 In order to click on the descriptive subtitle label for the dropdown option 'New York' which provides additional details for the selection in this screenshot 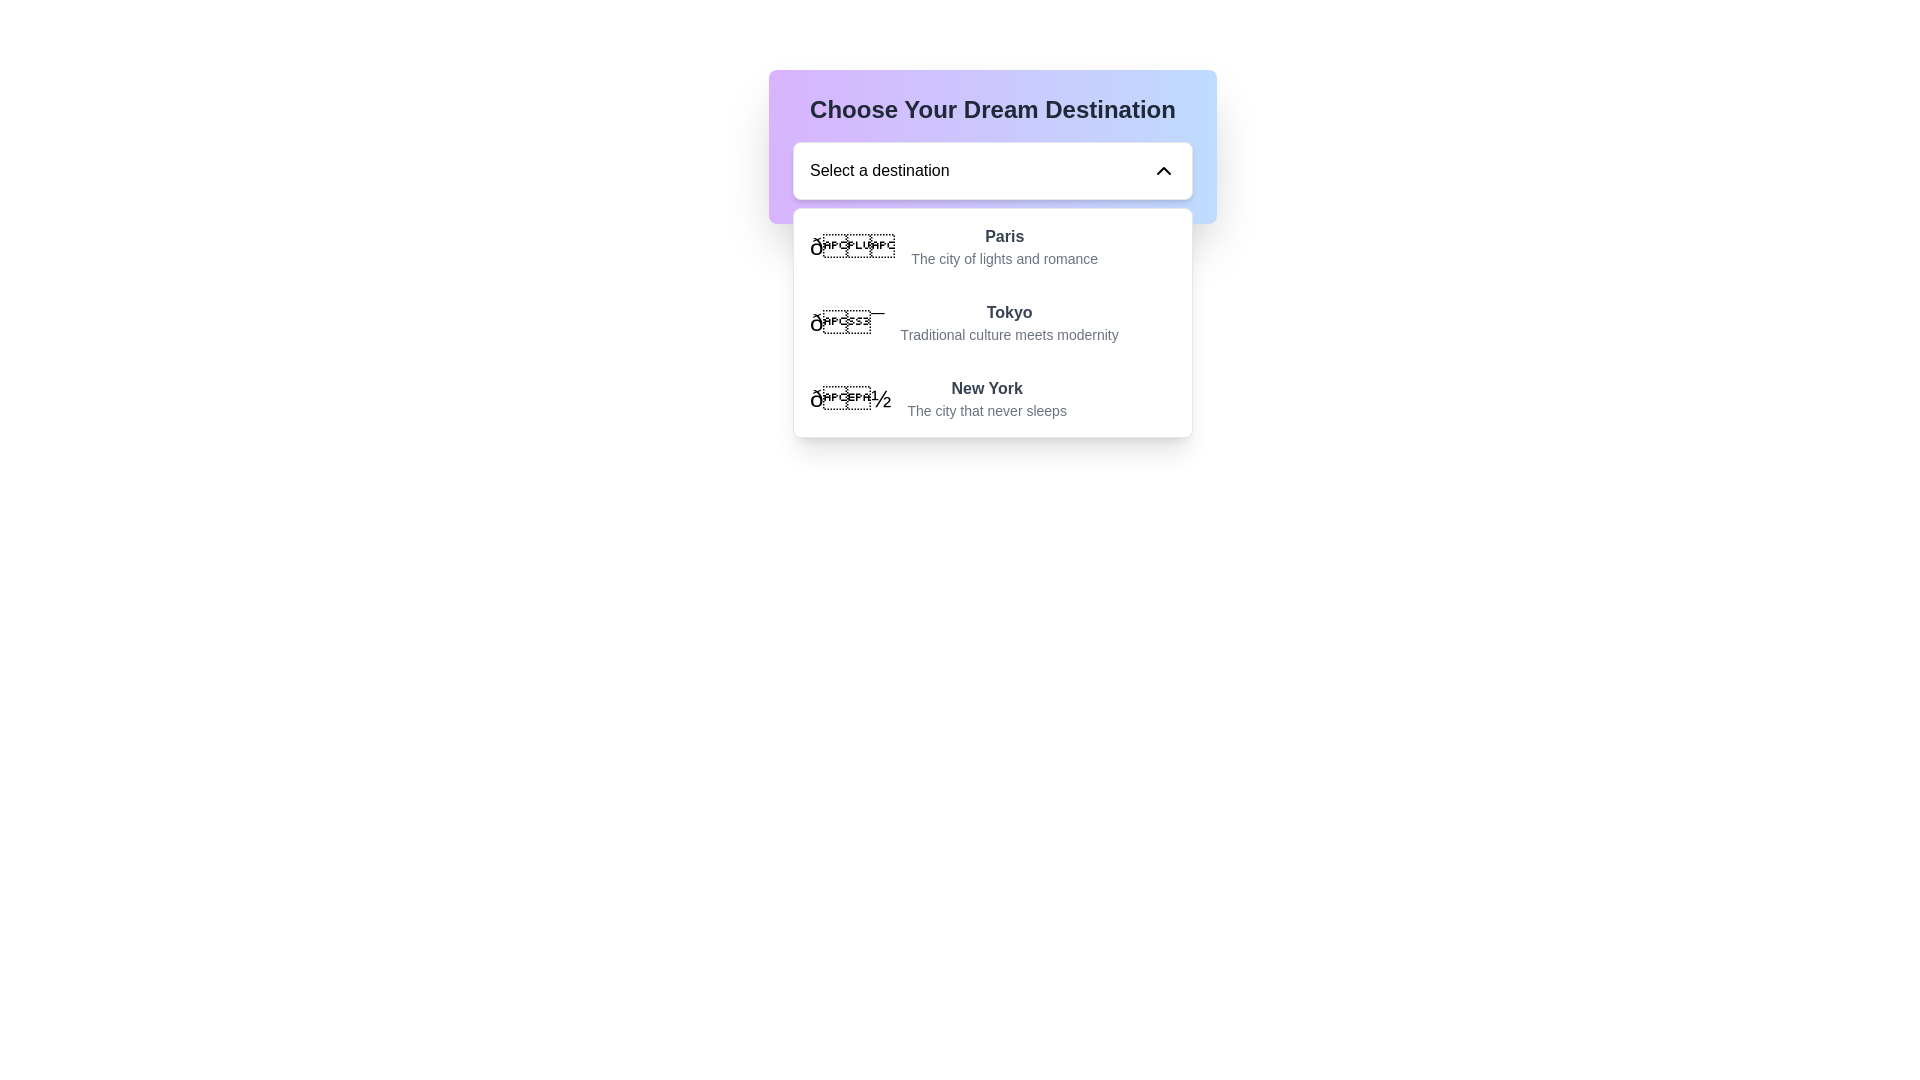, I will do `click(987, 410)`.